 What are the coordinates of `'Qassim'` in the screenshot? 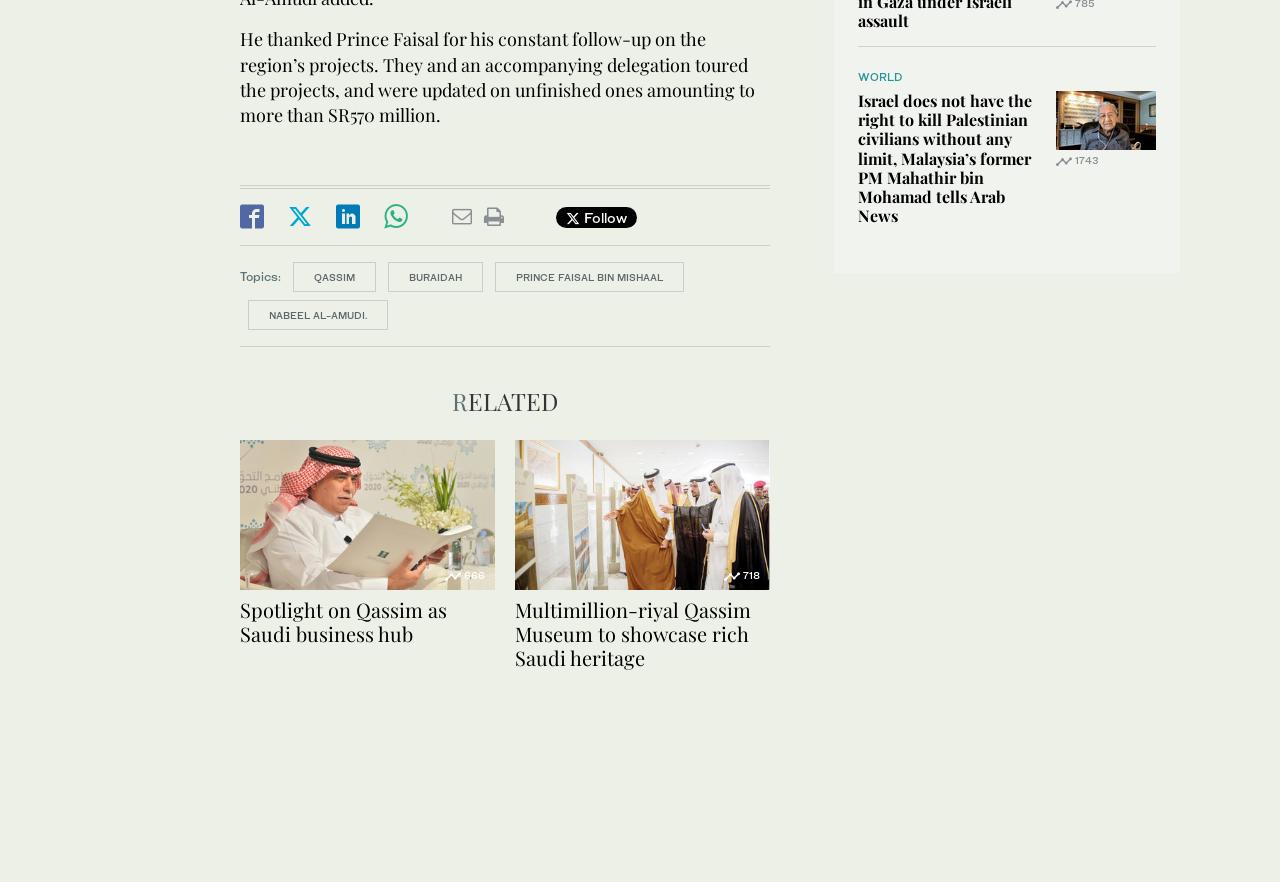 It's located at (312, 277).